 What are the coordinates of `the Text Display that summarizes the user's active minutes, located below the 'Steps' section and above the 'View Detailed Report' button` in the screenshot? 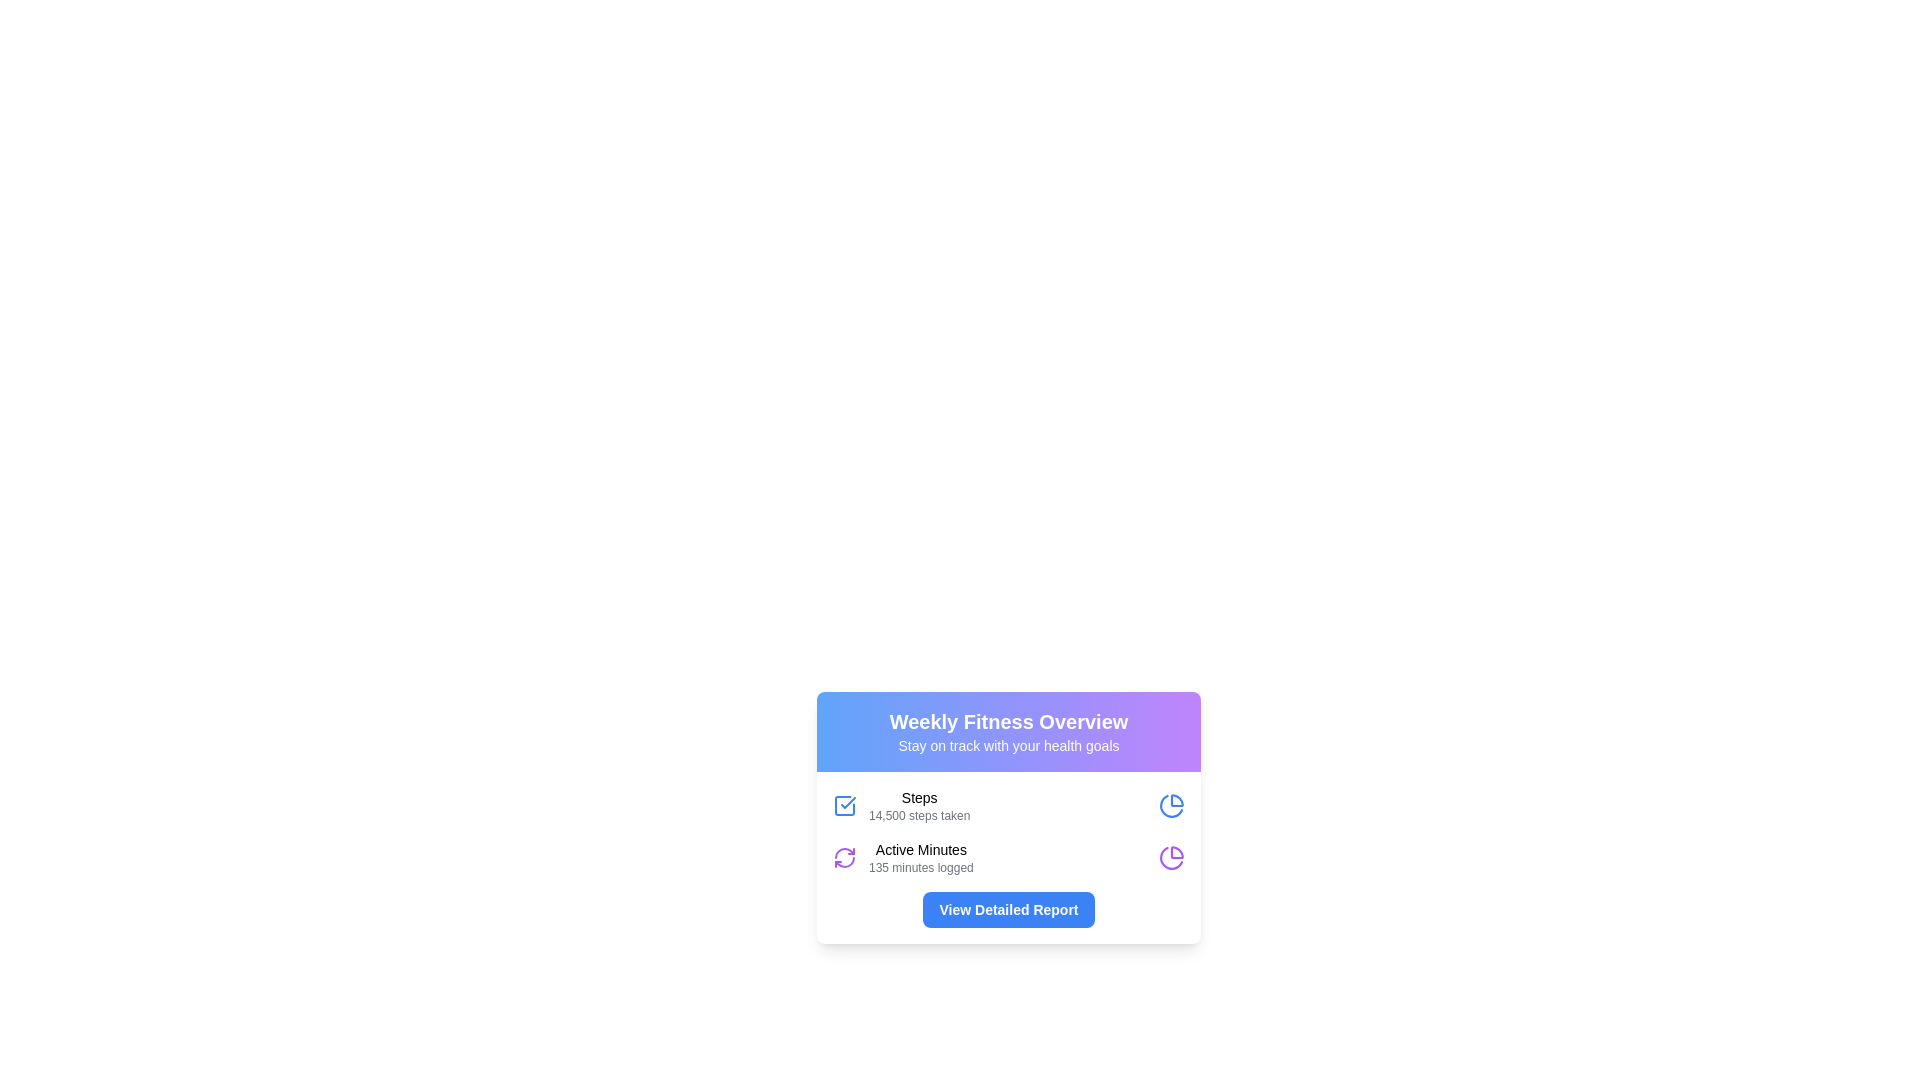 It's located at (920, 856).